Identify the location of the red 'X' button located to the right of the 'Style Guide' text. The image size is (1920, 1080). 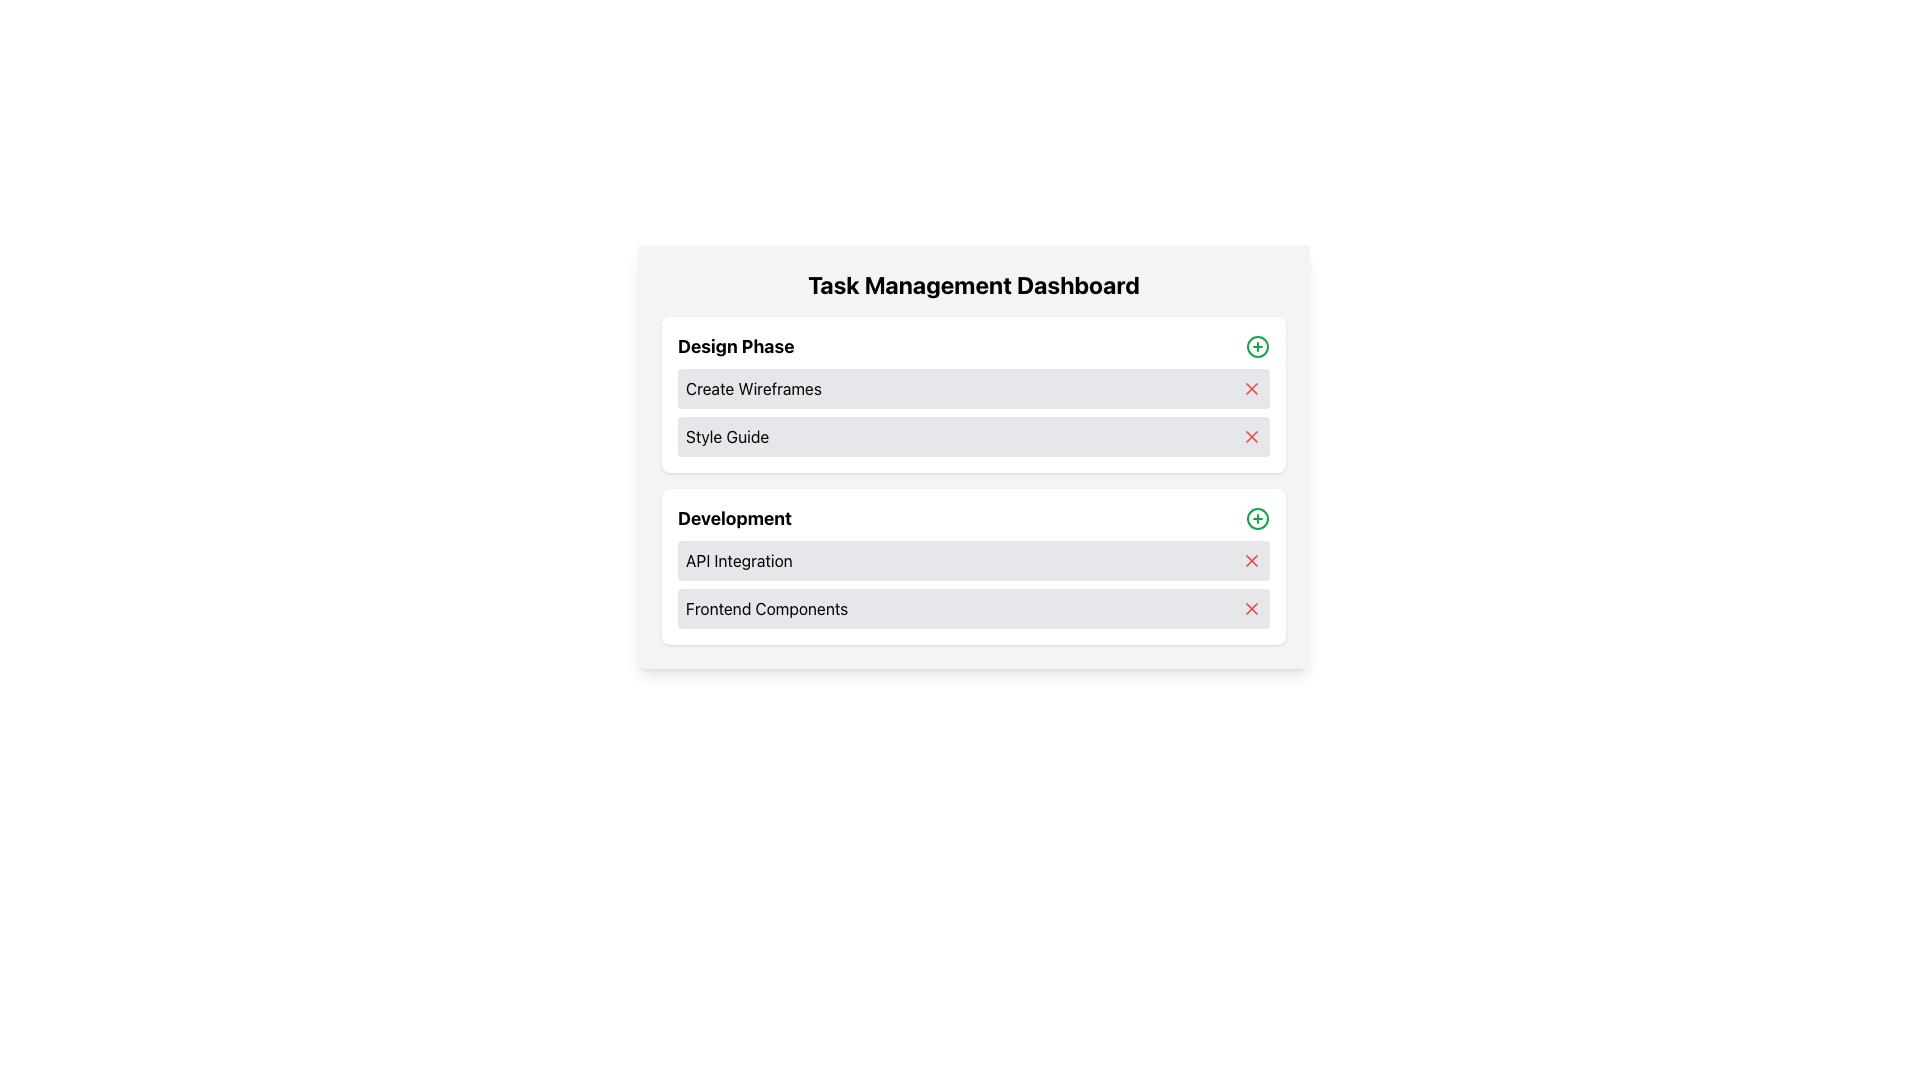
(1251, 435).